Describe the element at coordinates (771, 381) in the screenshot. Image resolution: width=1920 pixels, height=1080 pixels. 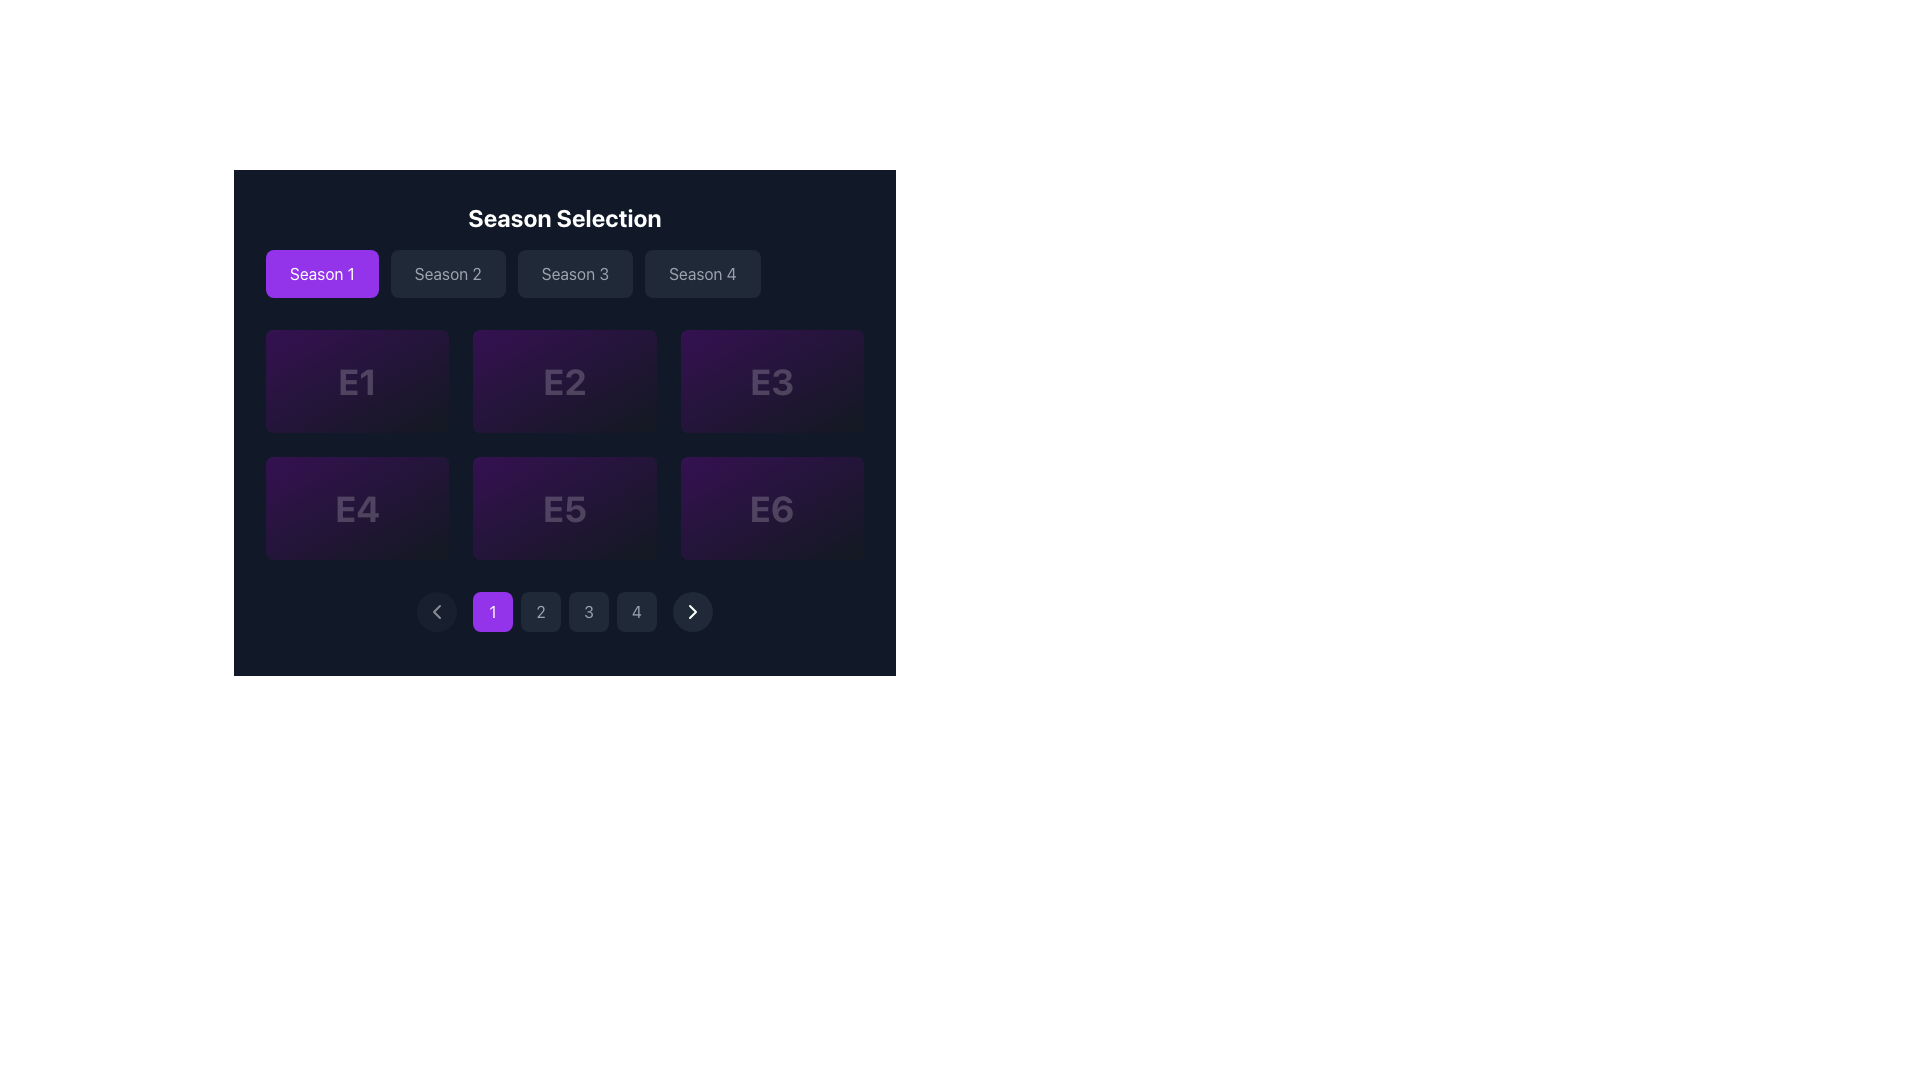
I see `the 'E3' text label styled in a bold white font on a purple background` at that location.